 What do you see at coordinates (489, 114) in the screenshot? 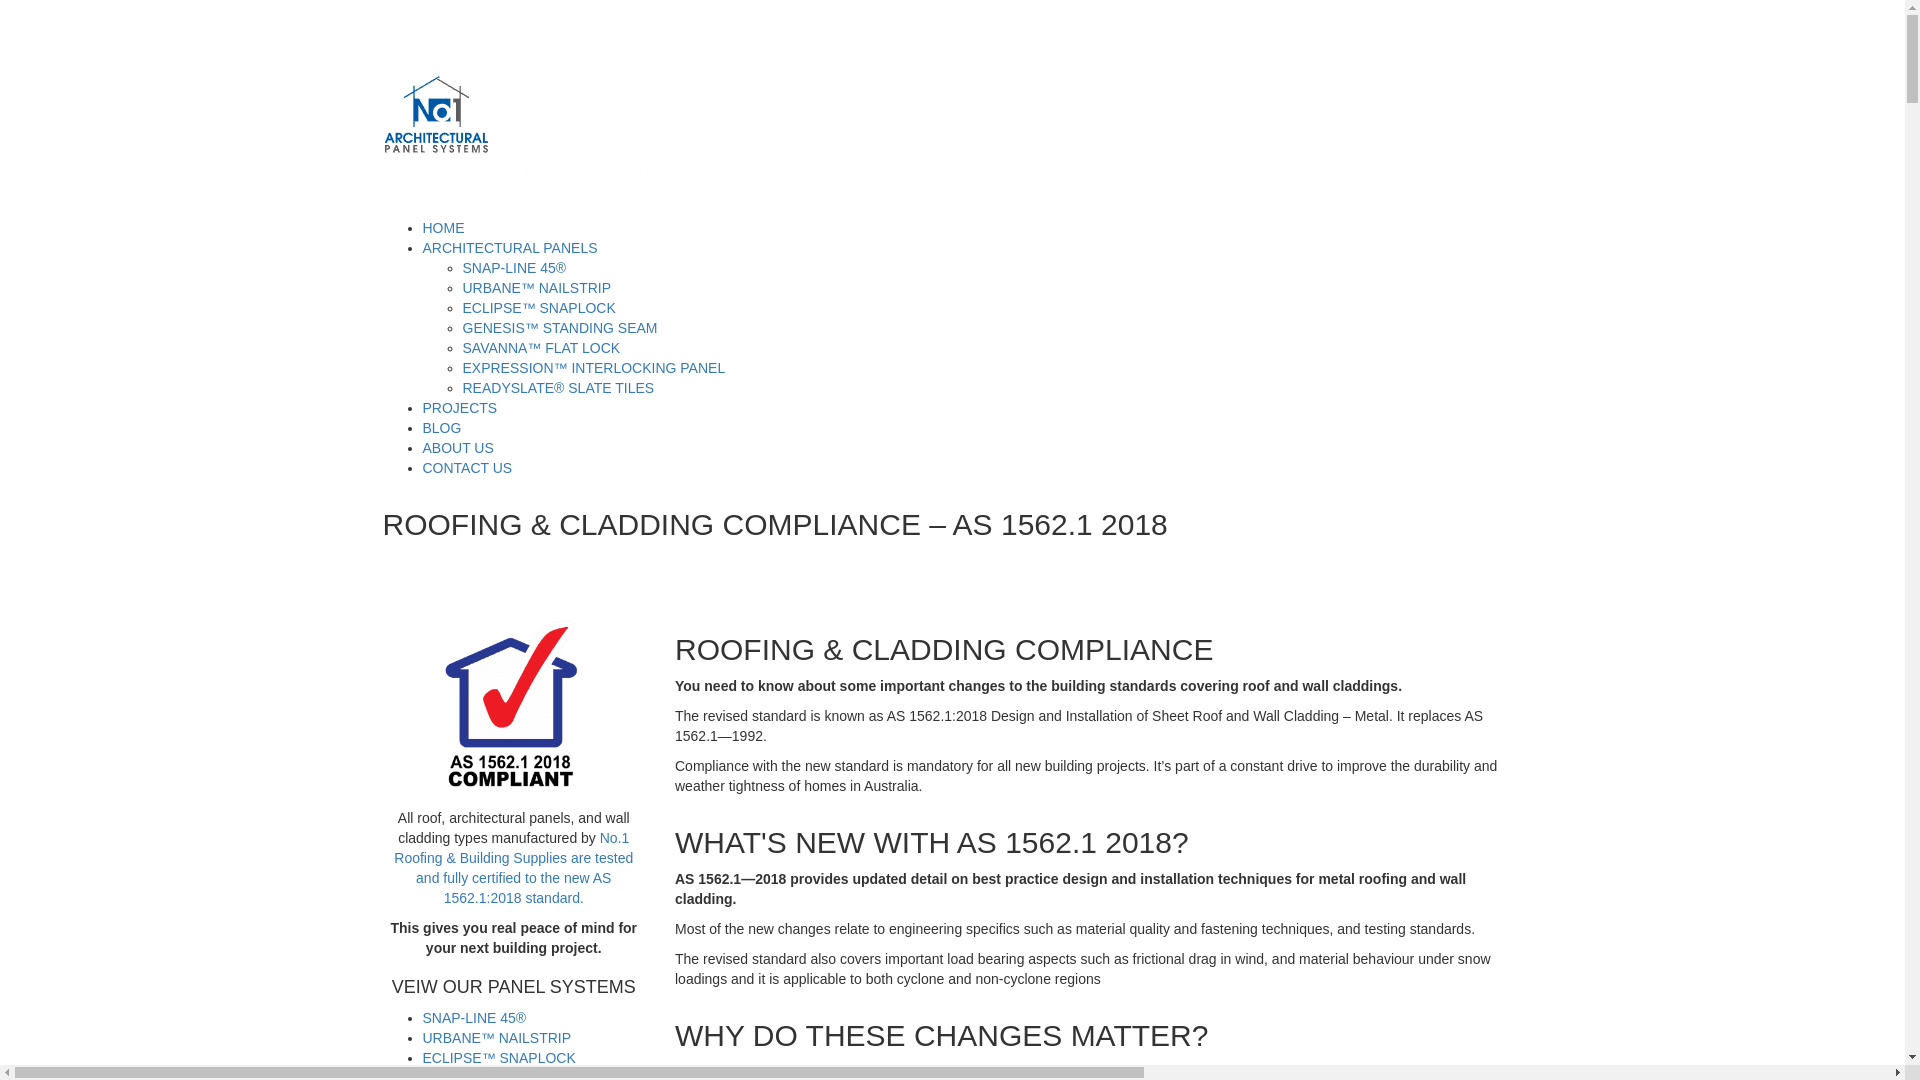
I see `'There is no equivalent'` at bounding box center [489, 114].